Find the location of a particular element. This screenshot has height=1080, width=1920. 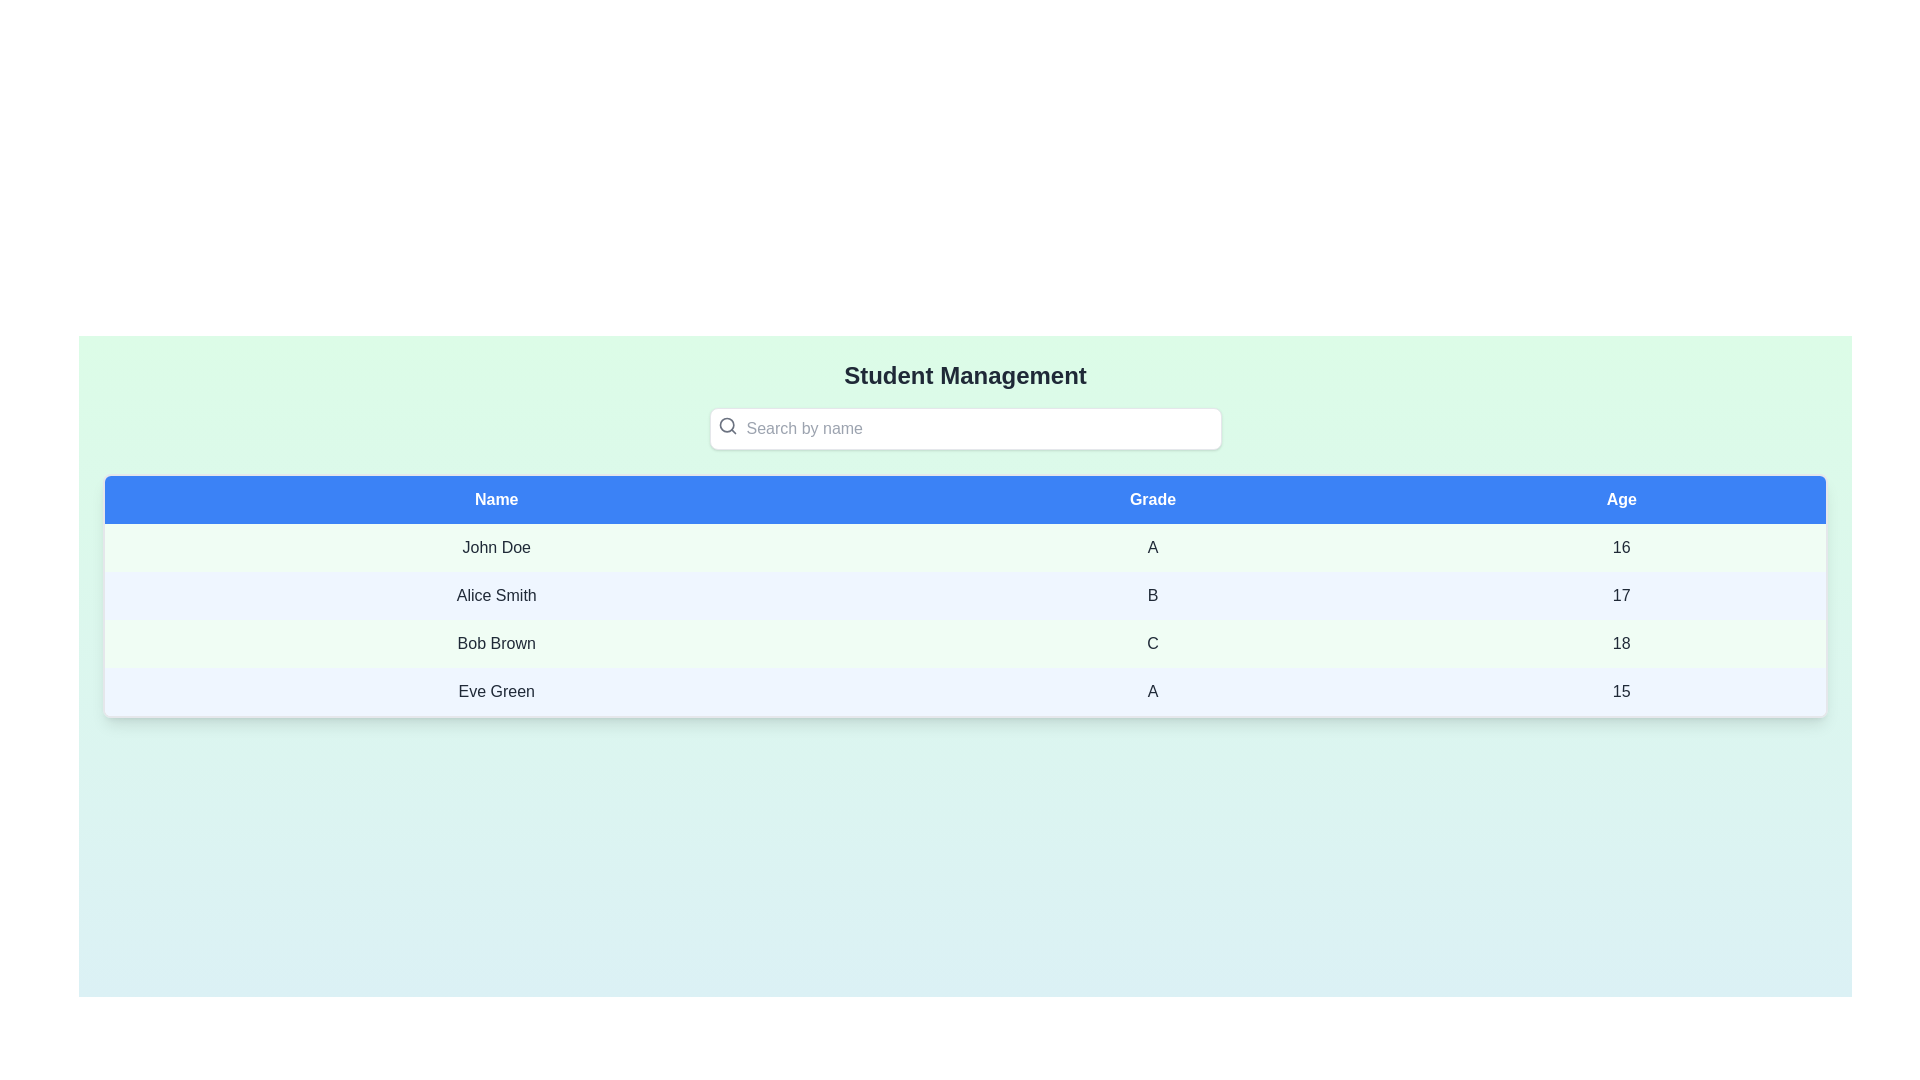

the letter 'C' displayed in the 'Grade' column of the third row in the table that lists information about 'Bob Brown' is located at coordinates (1152, 644).